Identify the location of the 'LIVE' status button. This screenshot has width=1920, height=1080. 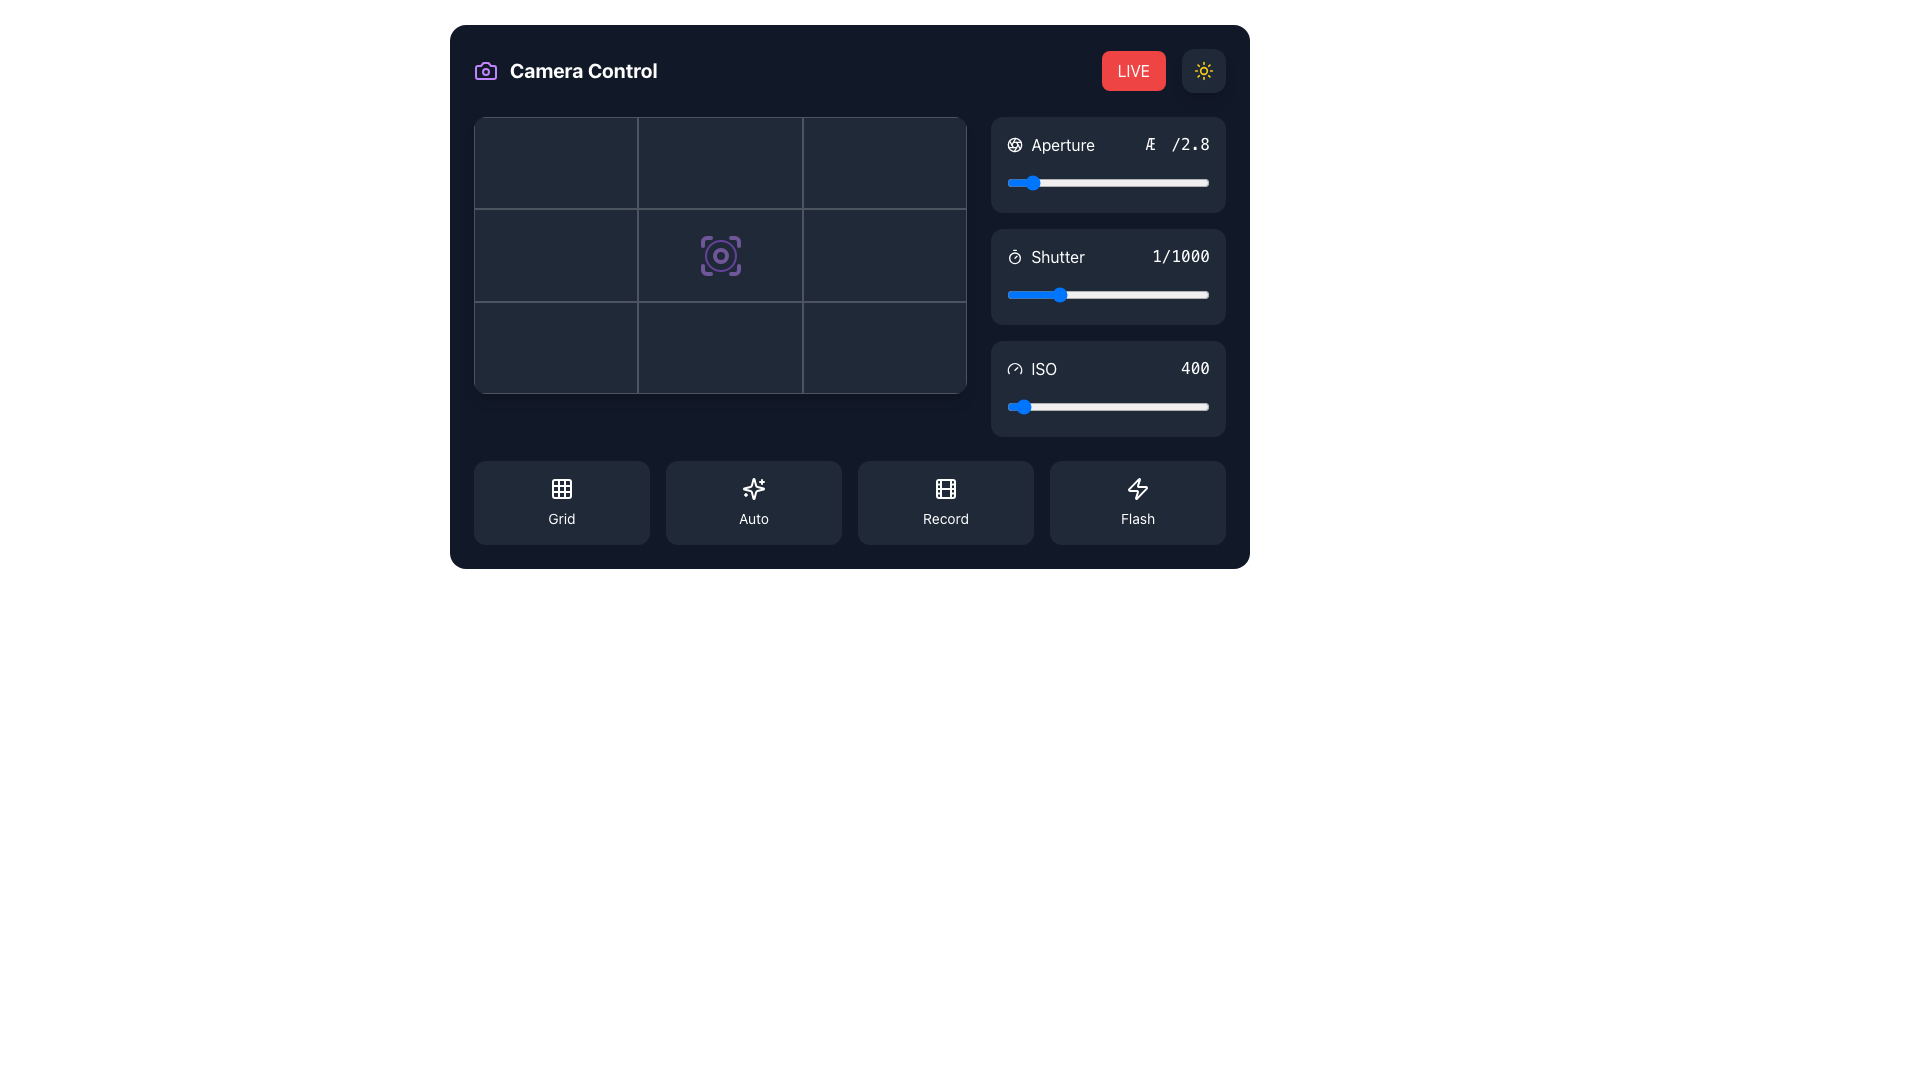
(1163, 69).